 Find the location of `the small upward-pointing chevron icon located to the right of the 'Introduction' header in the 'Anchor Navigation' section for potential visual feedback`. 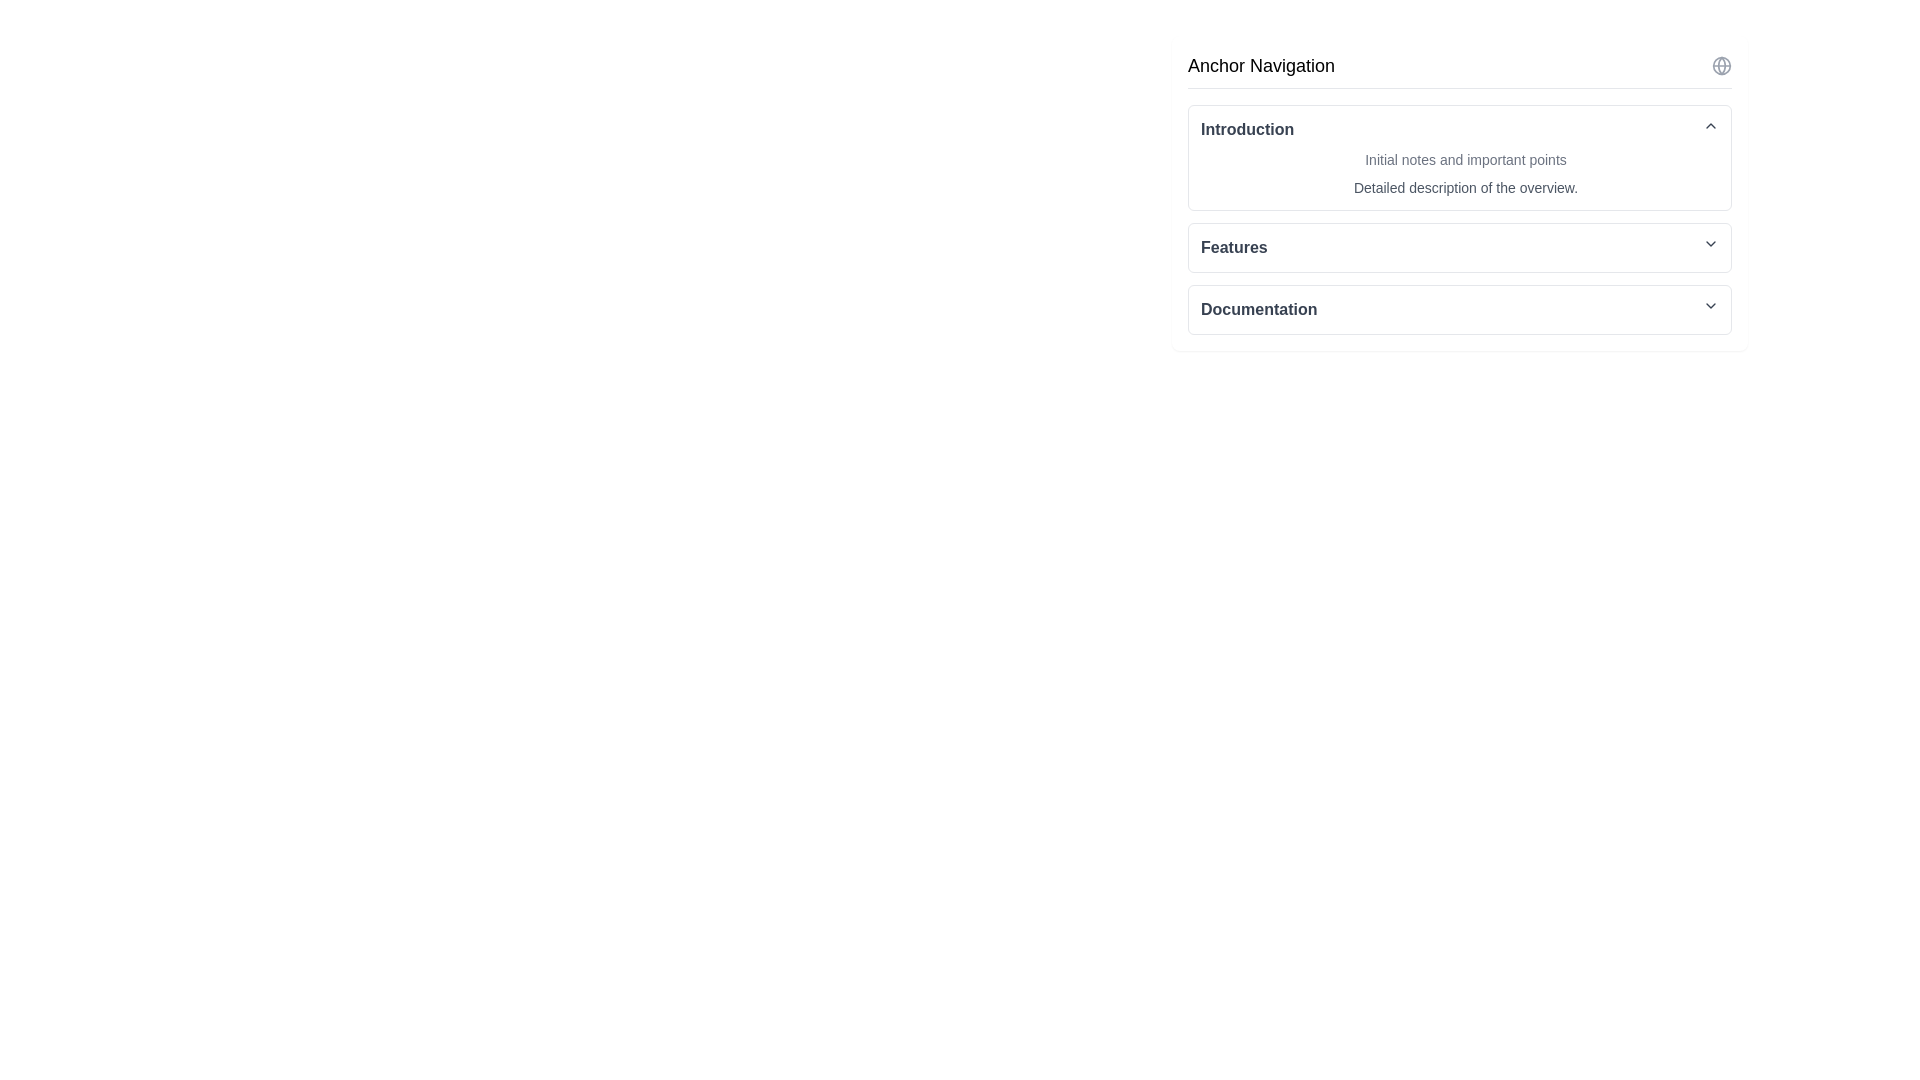

the small upward-pointing chevron icon located to the right of the 'Introduction' header in the 'Anchor Navigation' section for potential visual feedback is located at coordinates (1709, 126).